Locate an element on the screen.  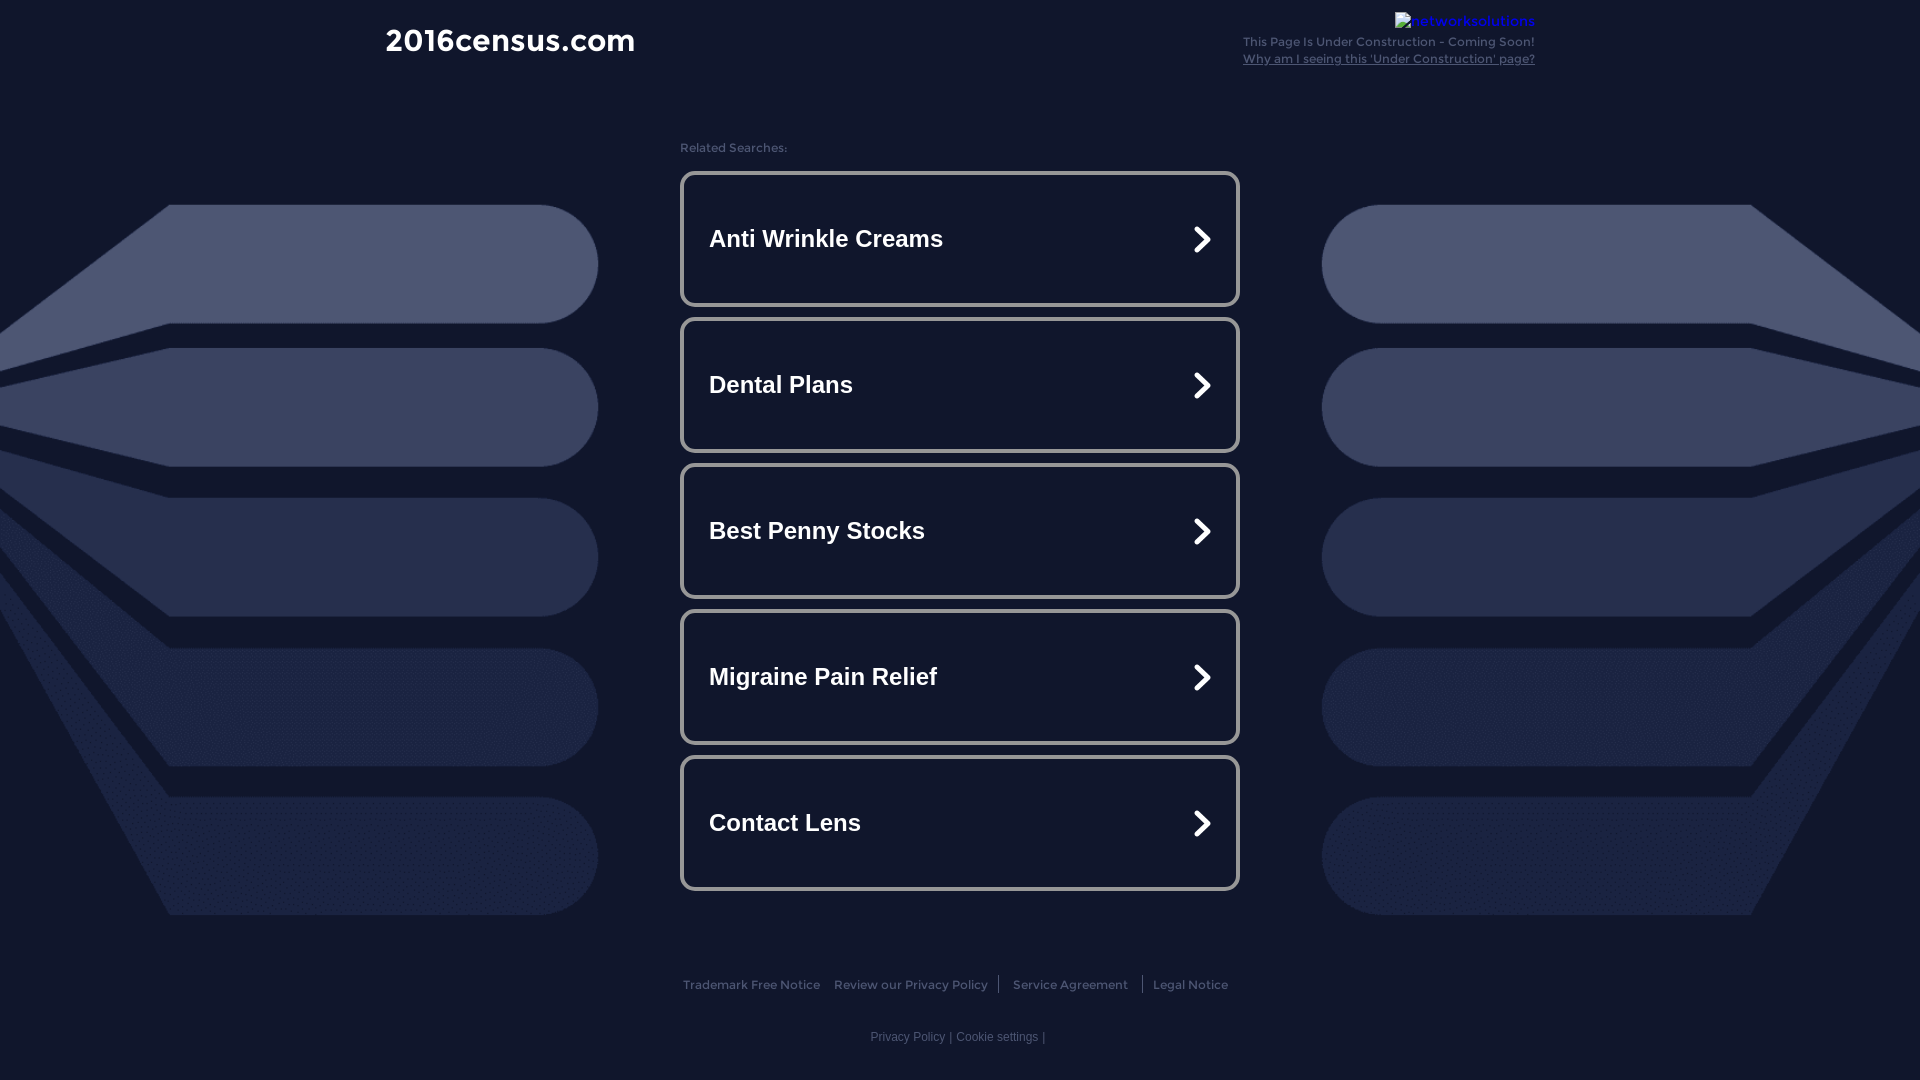
'Why am I seeing this 'Under Construction' page?' is located at coordinates (1387, 57).